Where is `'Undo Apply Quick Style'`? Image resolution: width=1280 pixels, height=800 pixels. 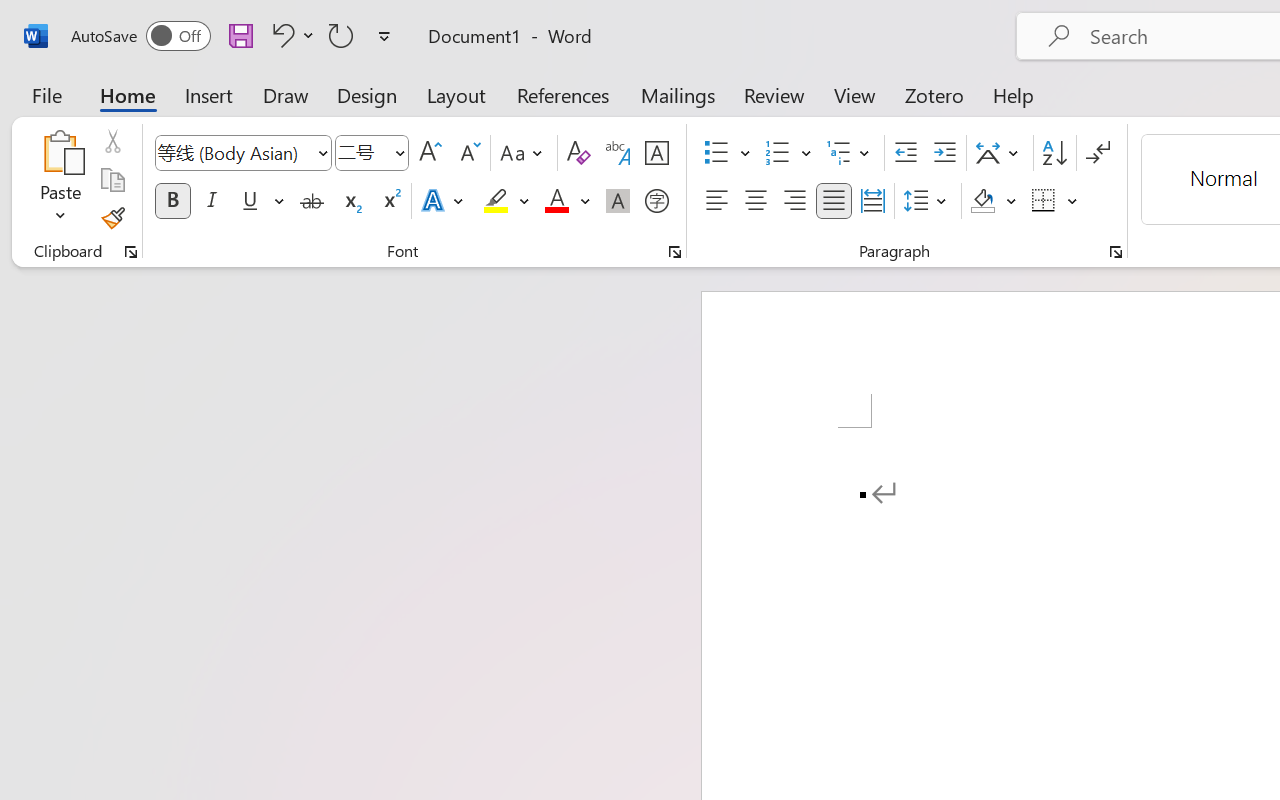
'Undo Apply Quick Style' is located at coordinates (279, 34).